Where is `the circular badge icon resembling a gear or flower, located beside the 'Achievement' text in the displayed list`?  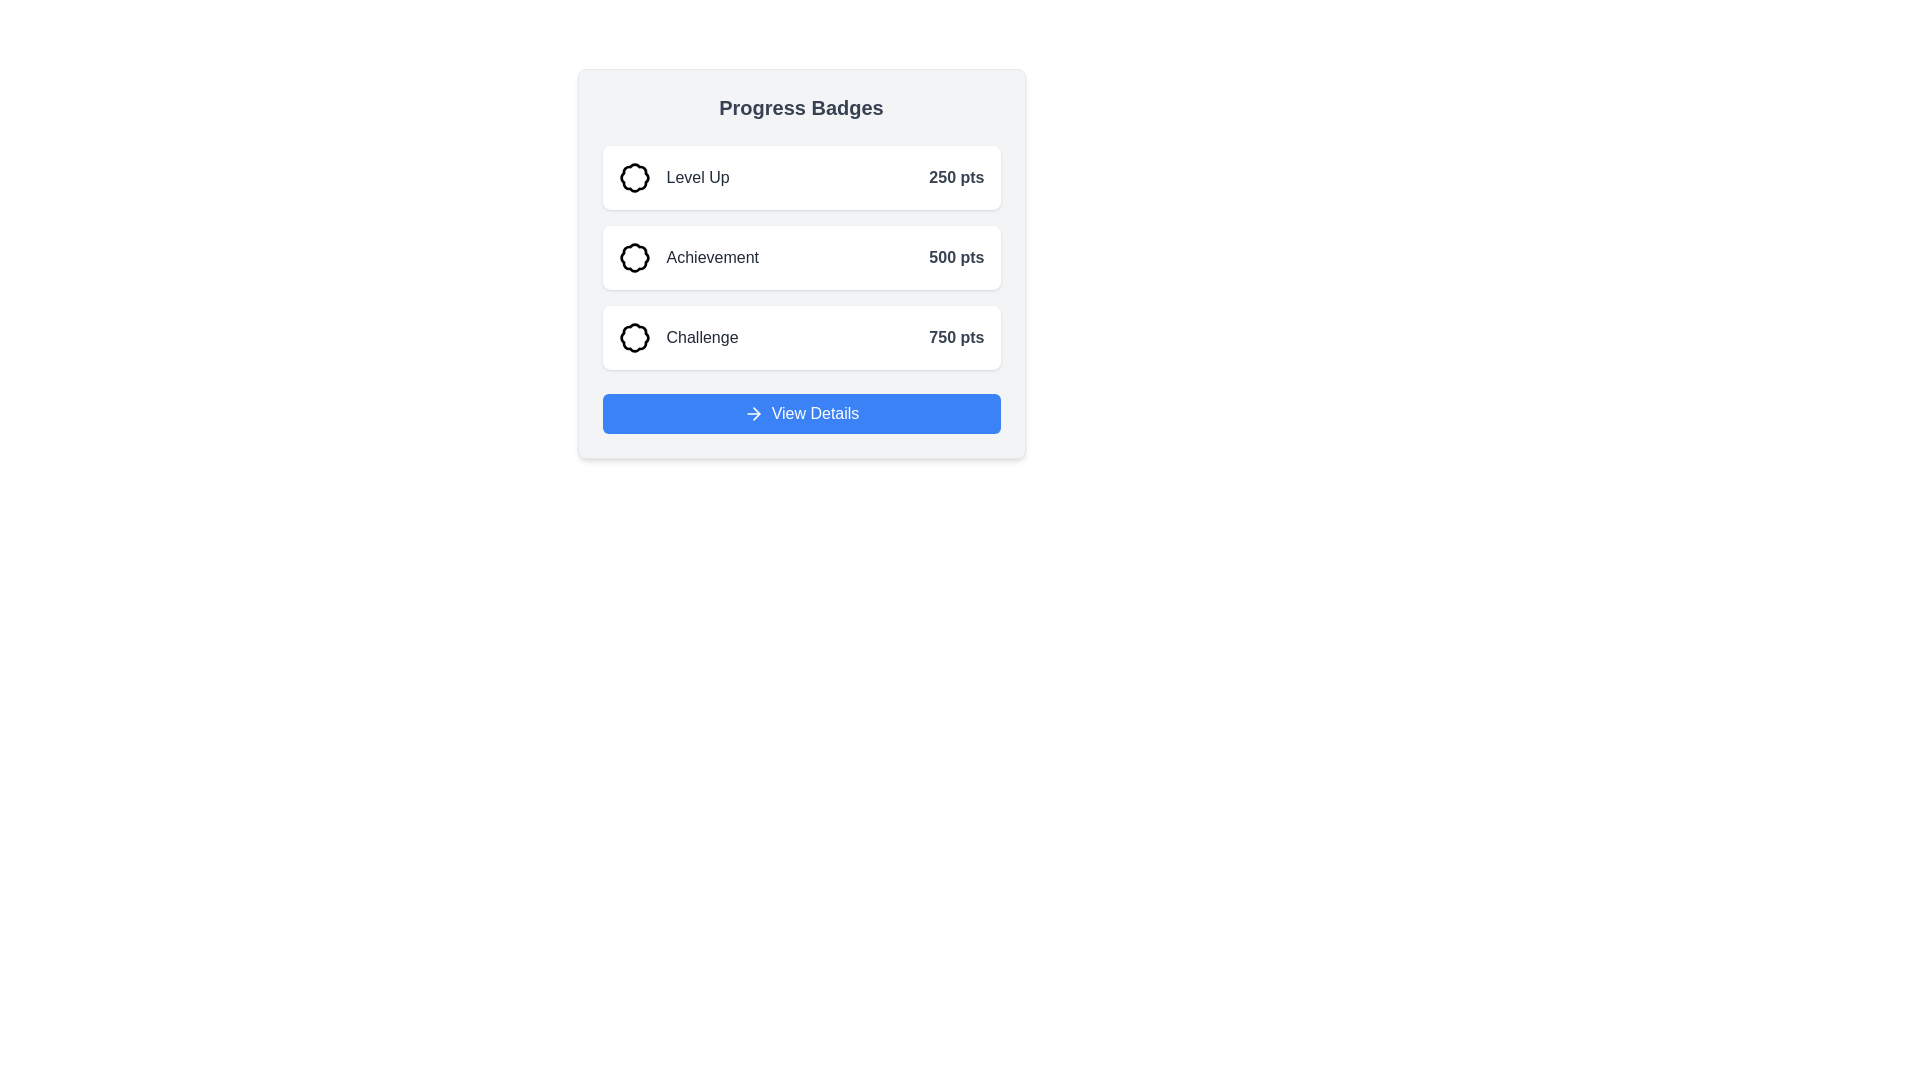 the circular badge icon resembling a gear or flower, located beside the 'Achievement' text in the displayed list is located at coordinates (633, 257).